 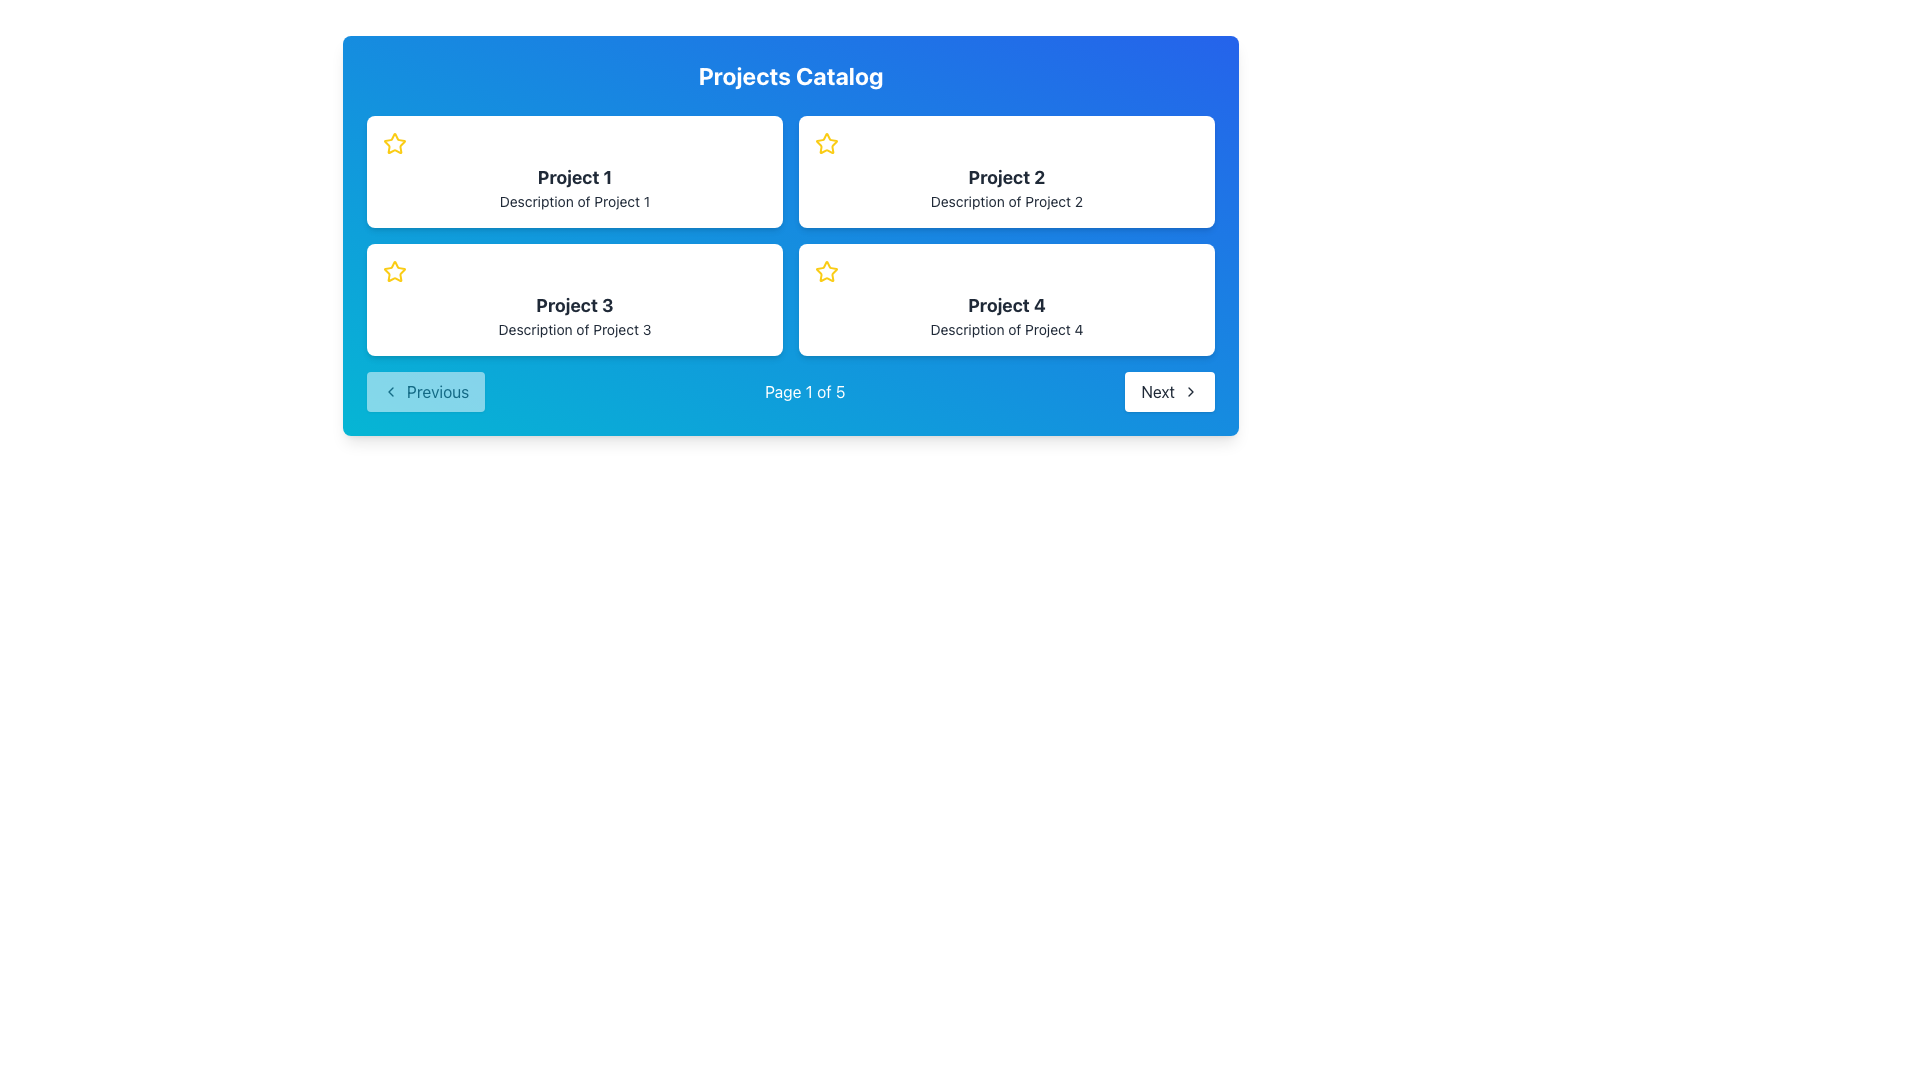 I want to click on the Text Label that serves as the title or name identifier for the project, located in the first column of the second row in a 2x2 grid layout, so click(x=574, y=305).